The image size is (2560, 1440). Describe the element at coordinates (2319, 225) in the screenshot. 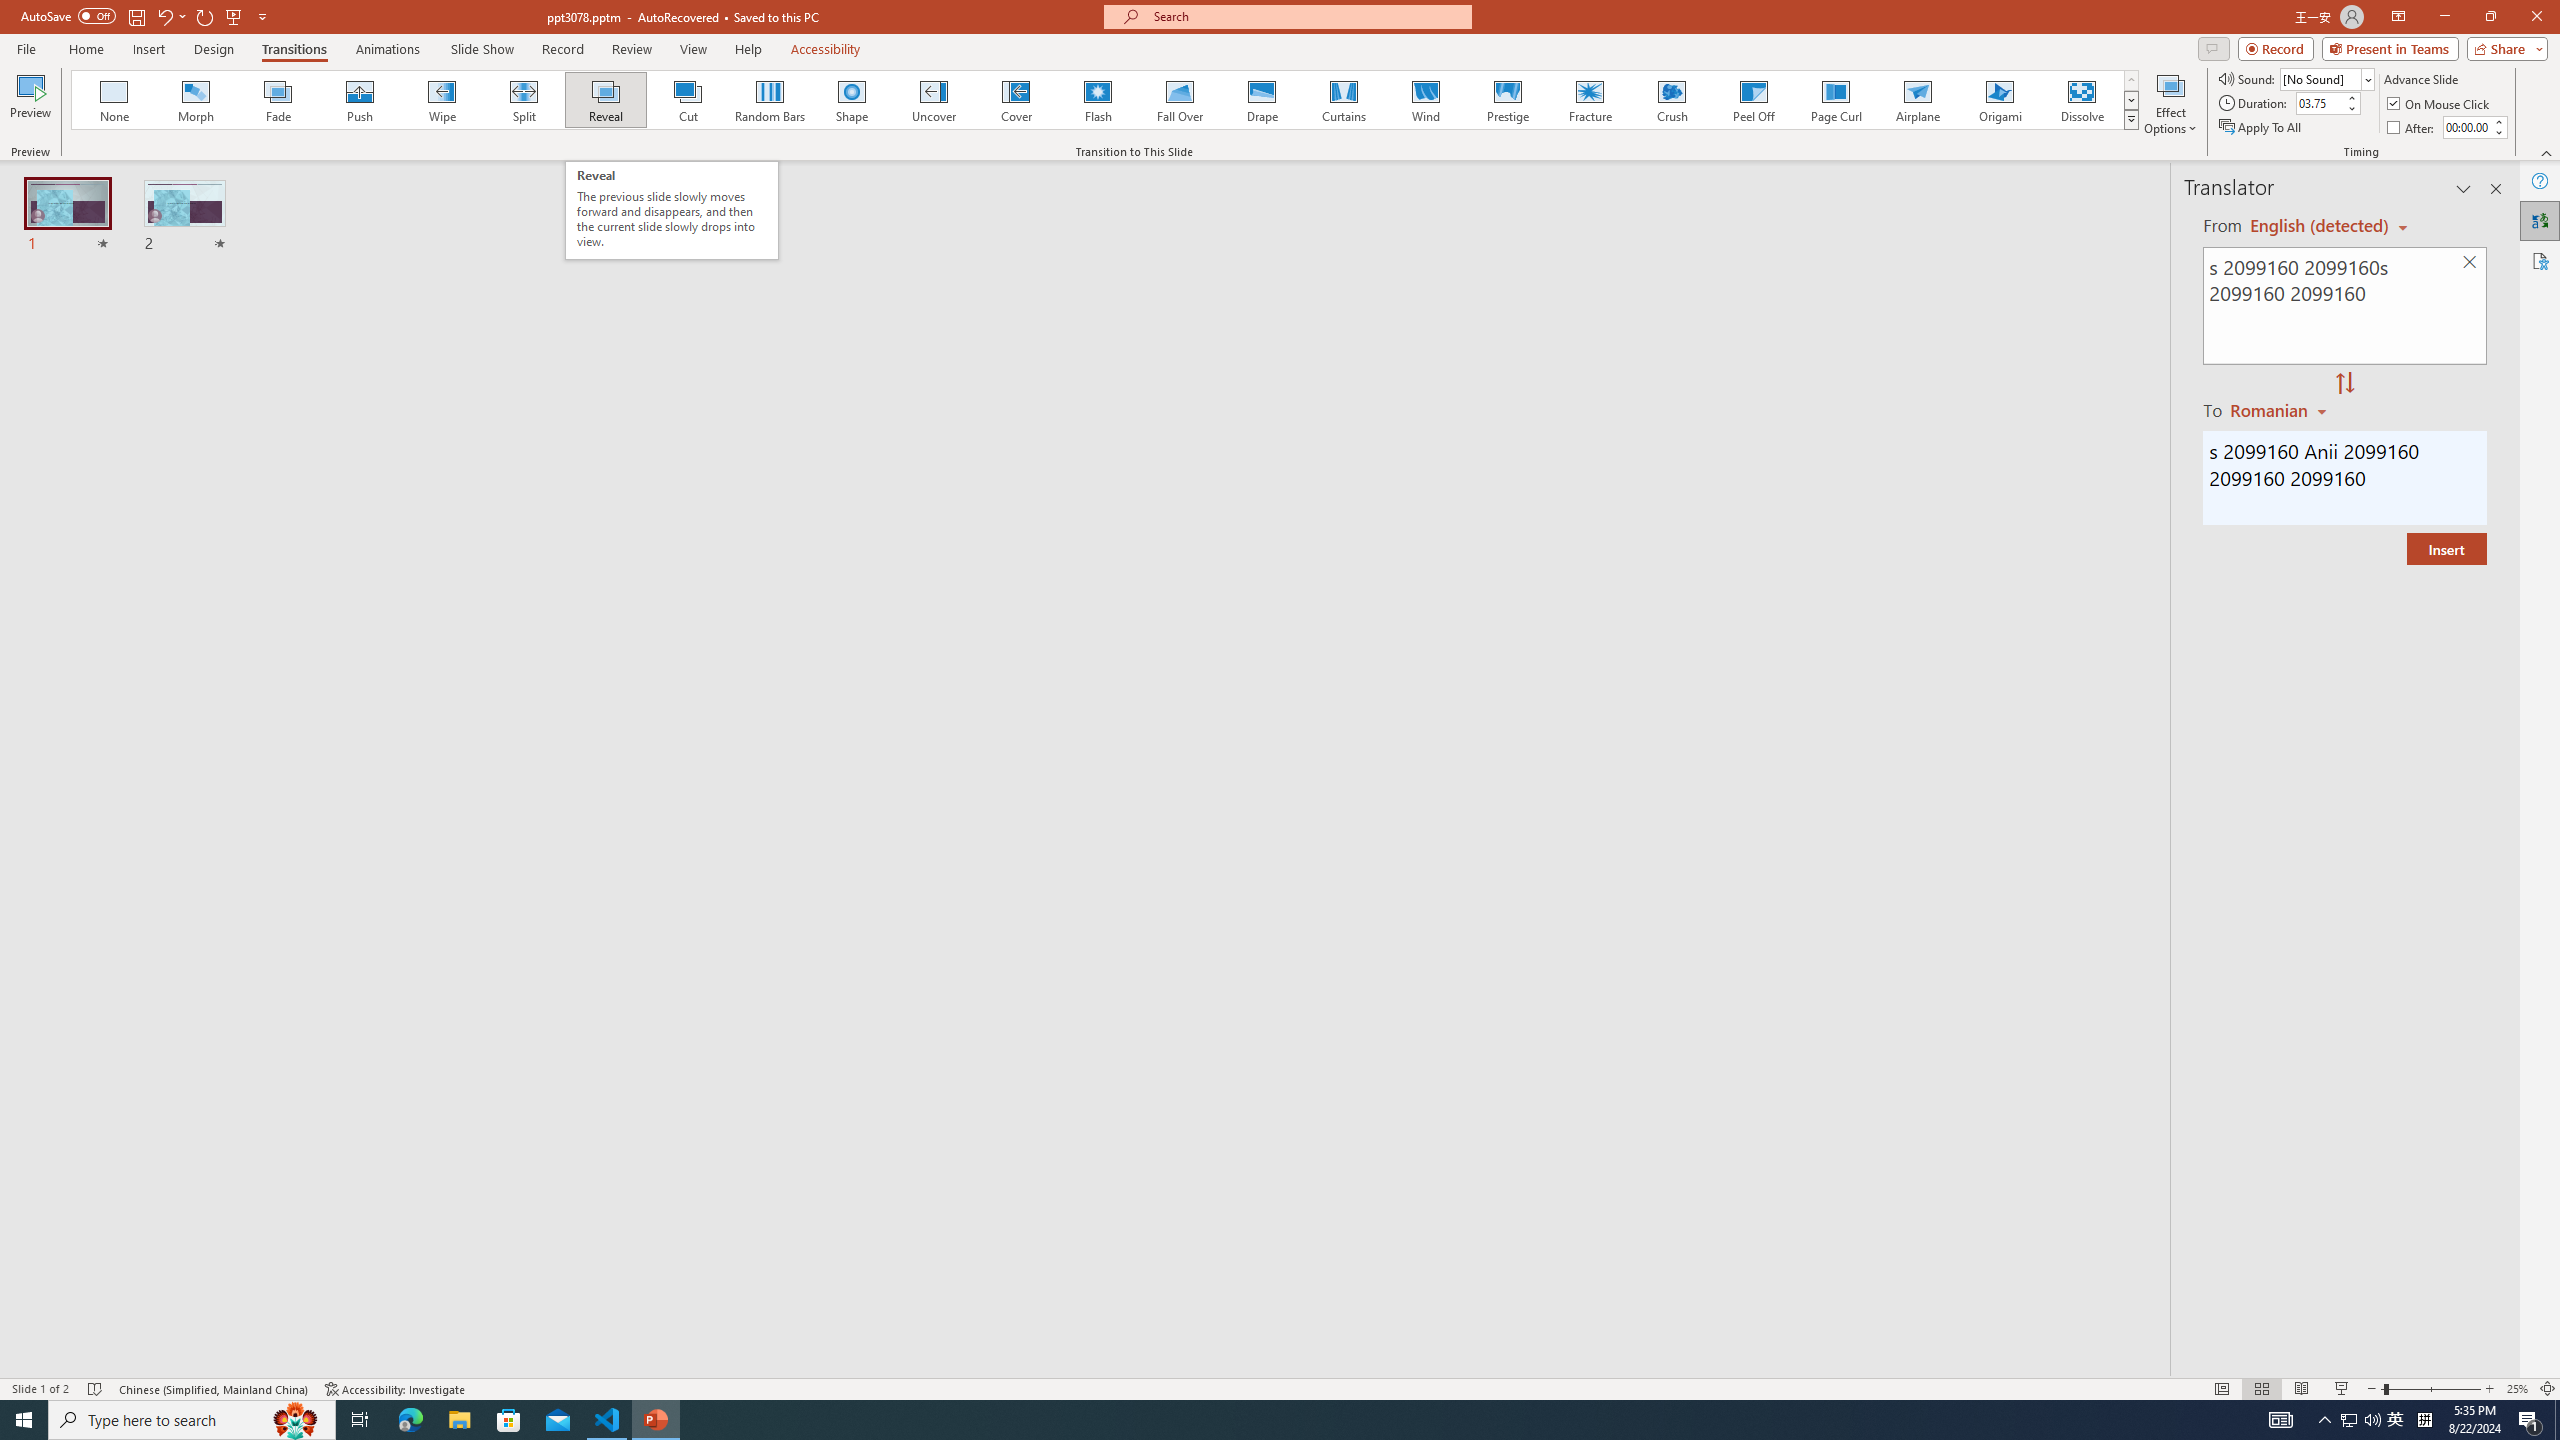

I see `'Czech (detected)'` at that location.